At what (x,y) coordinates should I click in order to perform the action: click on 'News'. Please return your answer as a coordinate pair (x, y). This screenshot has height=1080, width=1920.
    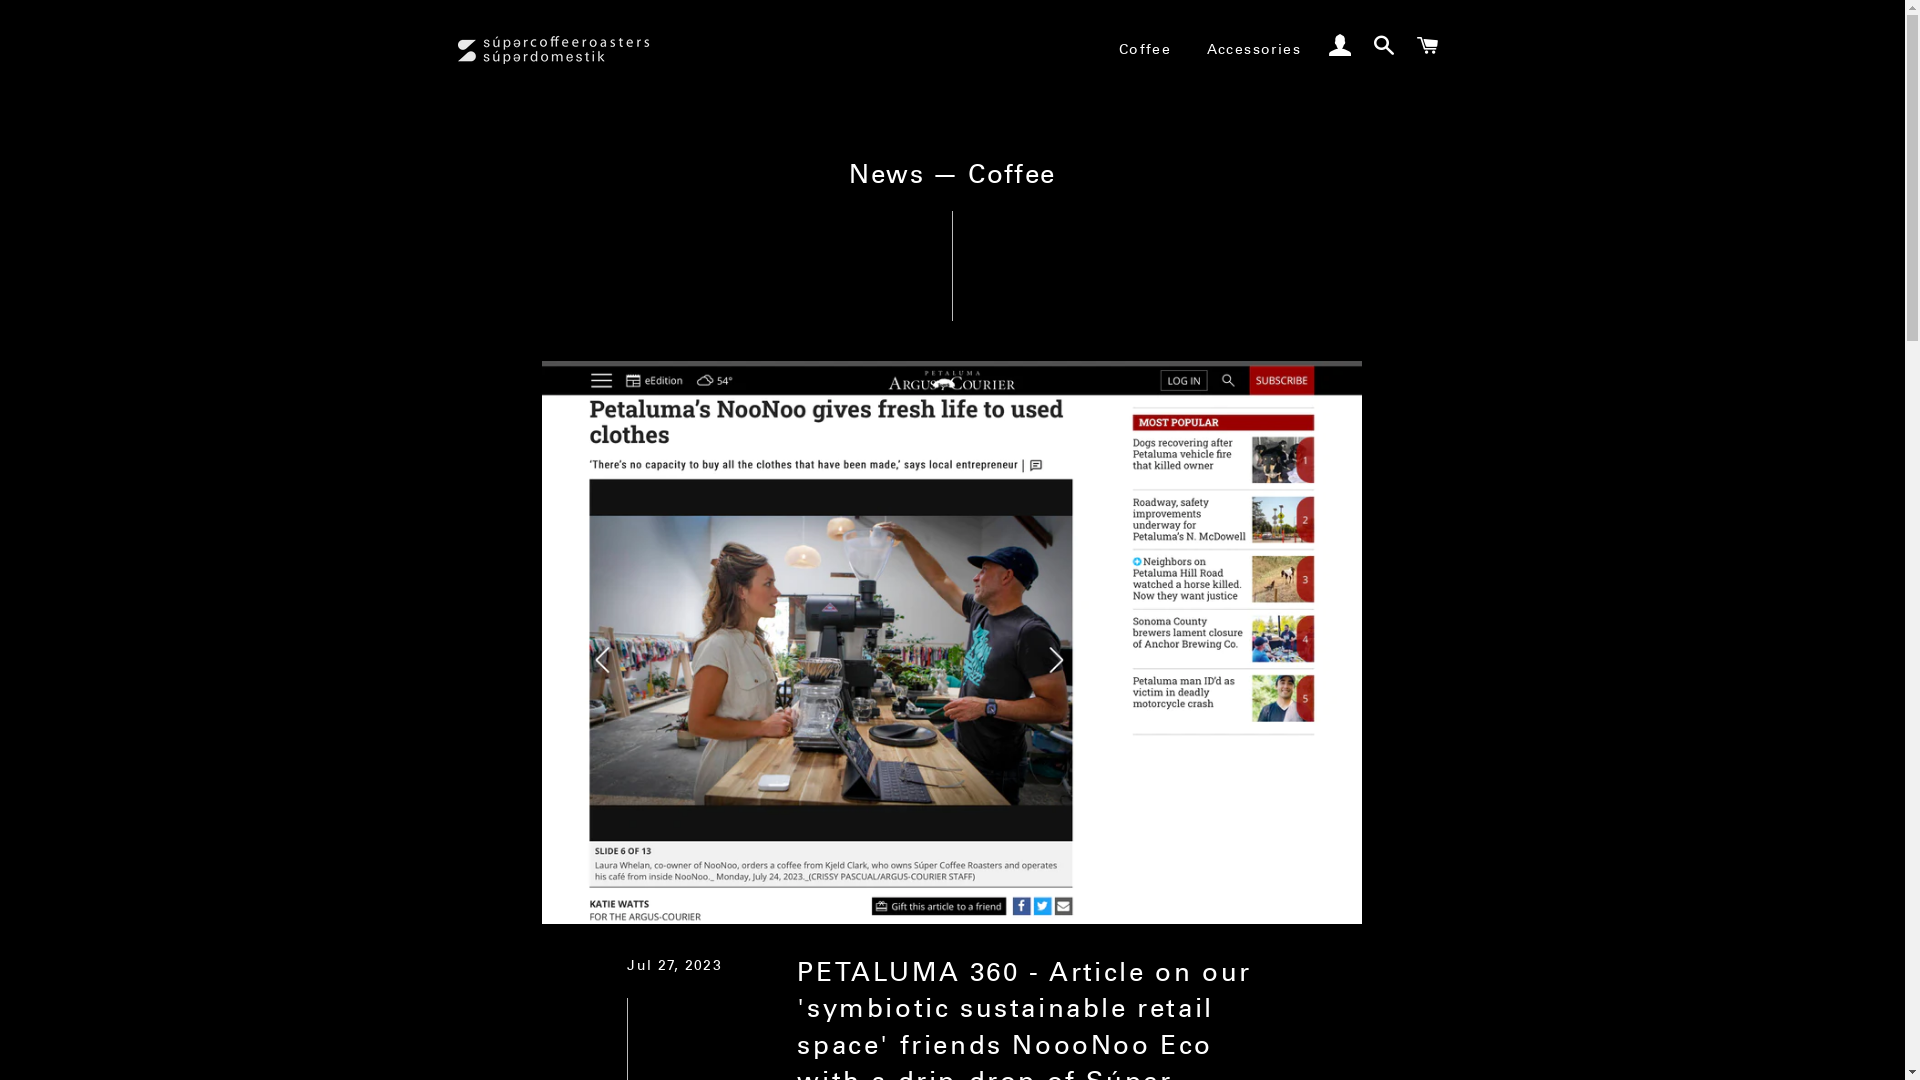
    Looking at the image, I should click on (885, 172).